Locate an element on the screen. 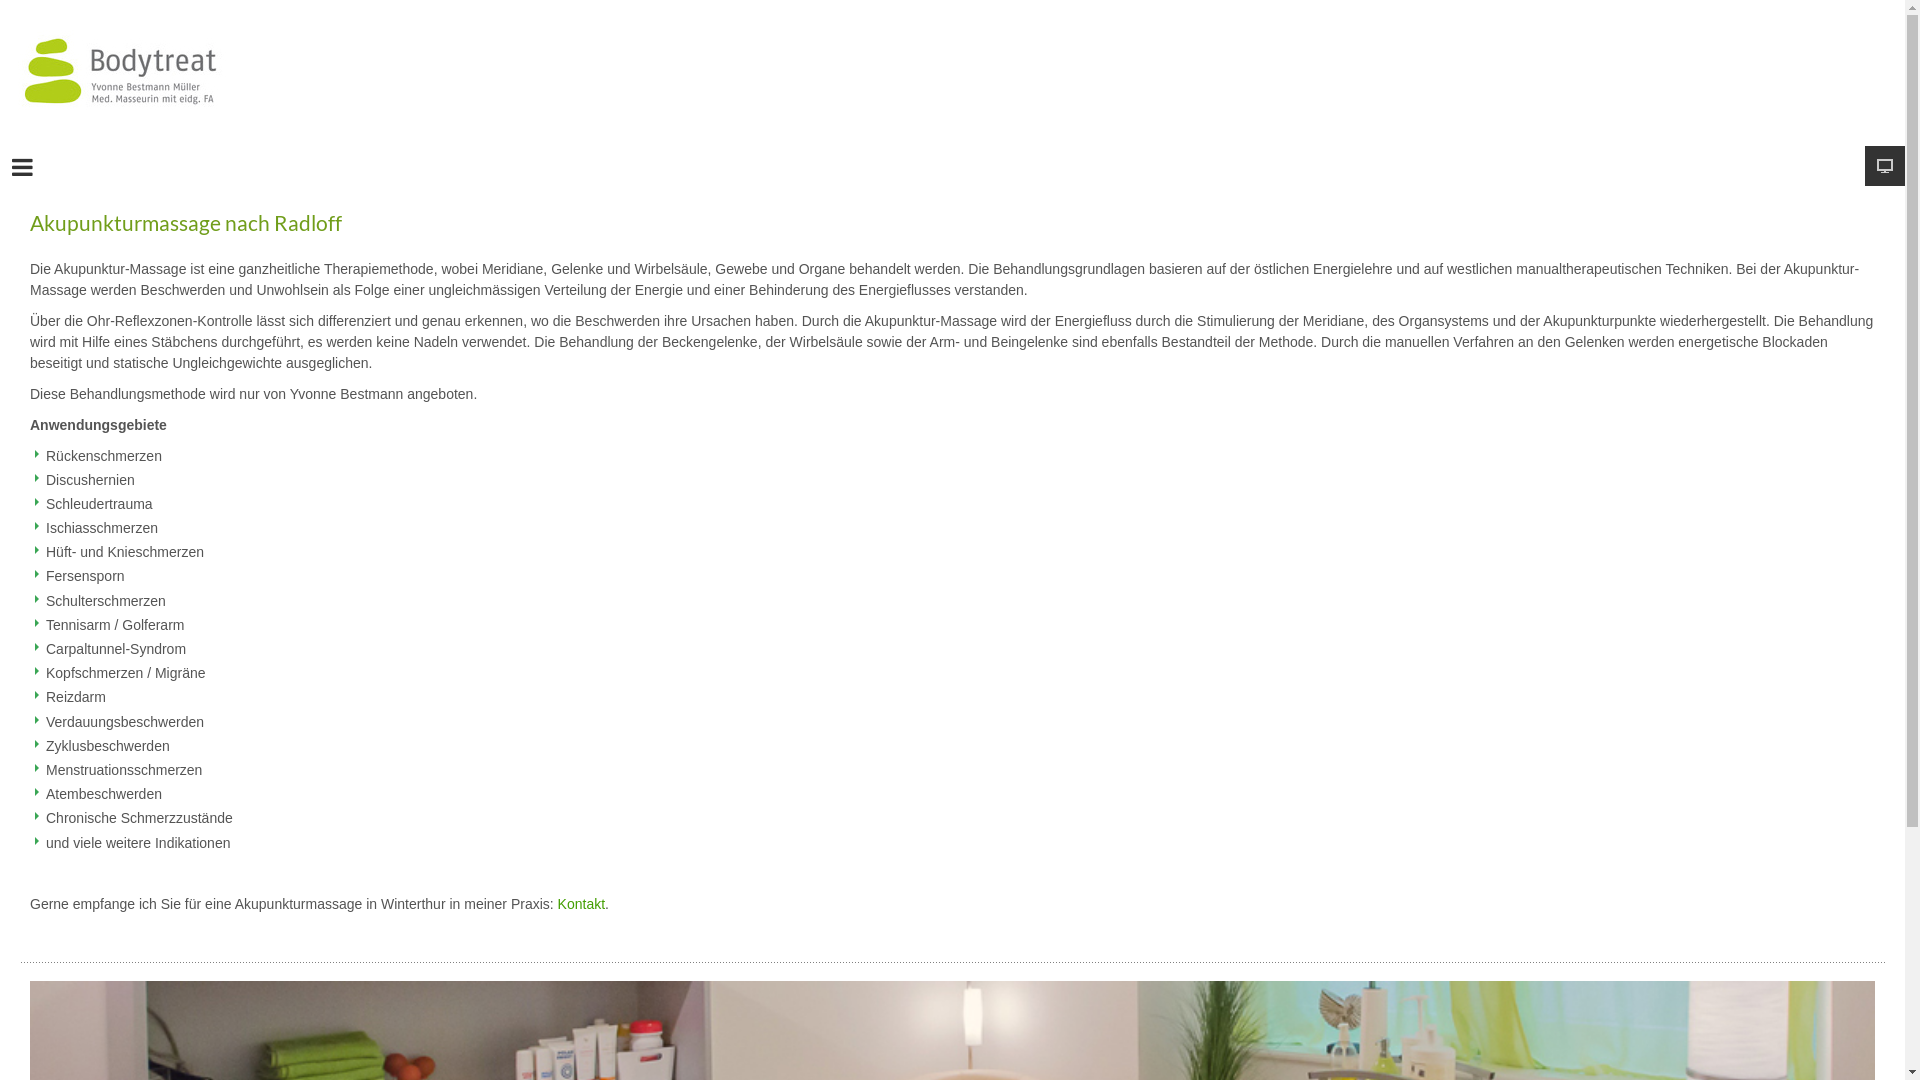 This screenshot has width=1920, height=1080. 'Kontakt' is located at coordinates (580, 903).